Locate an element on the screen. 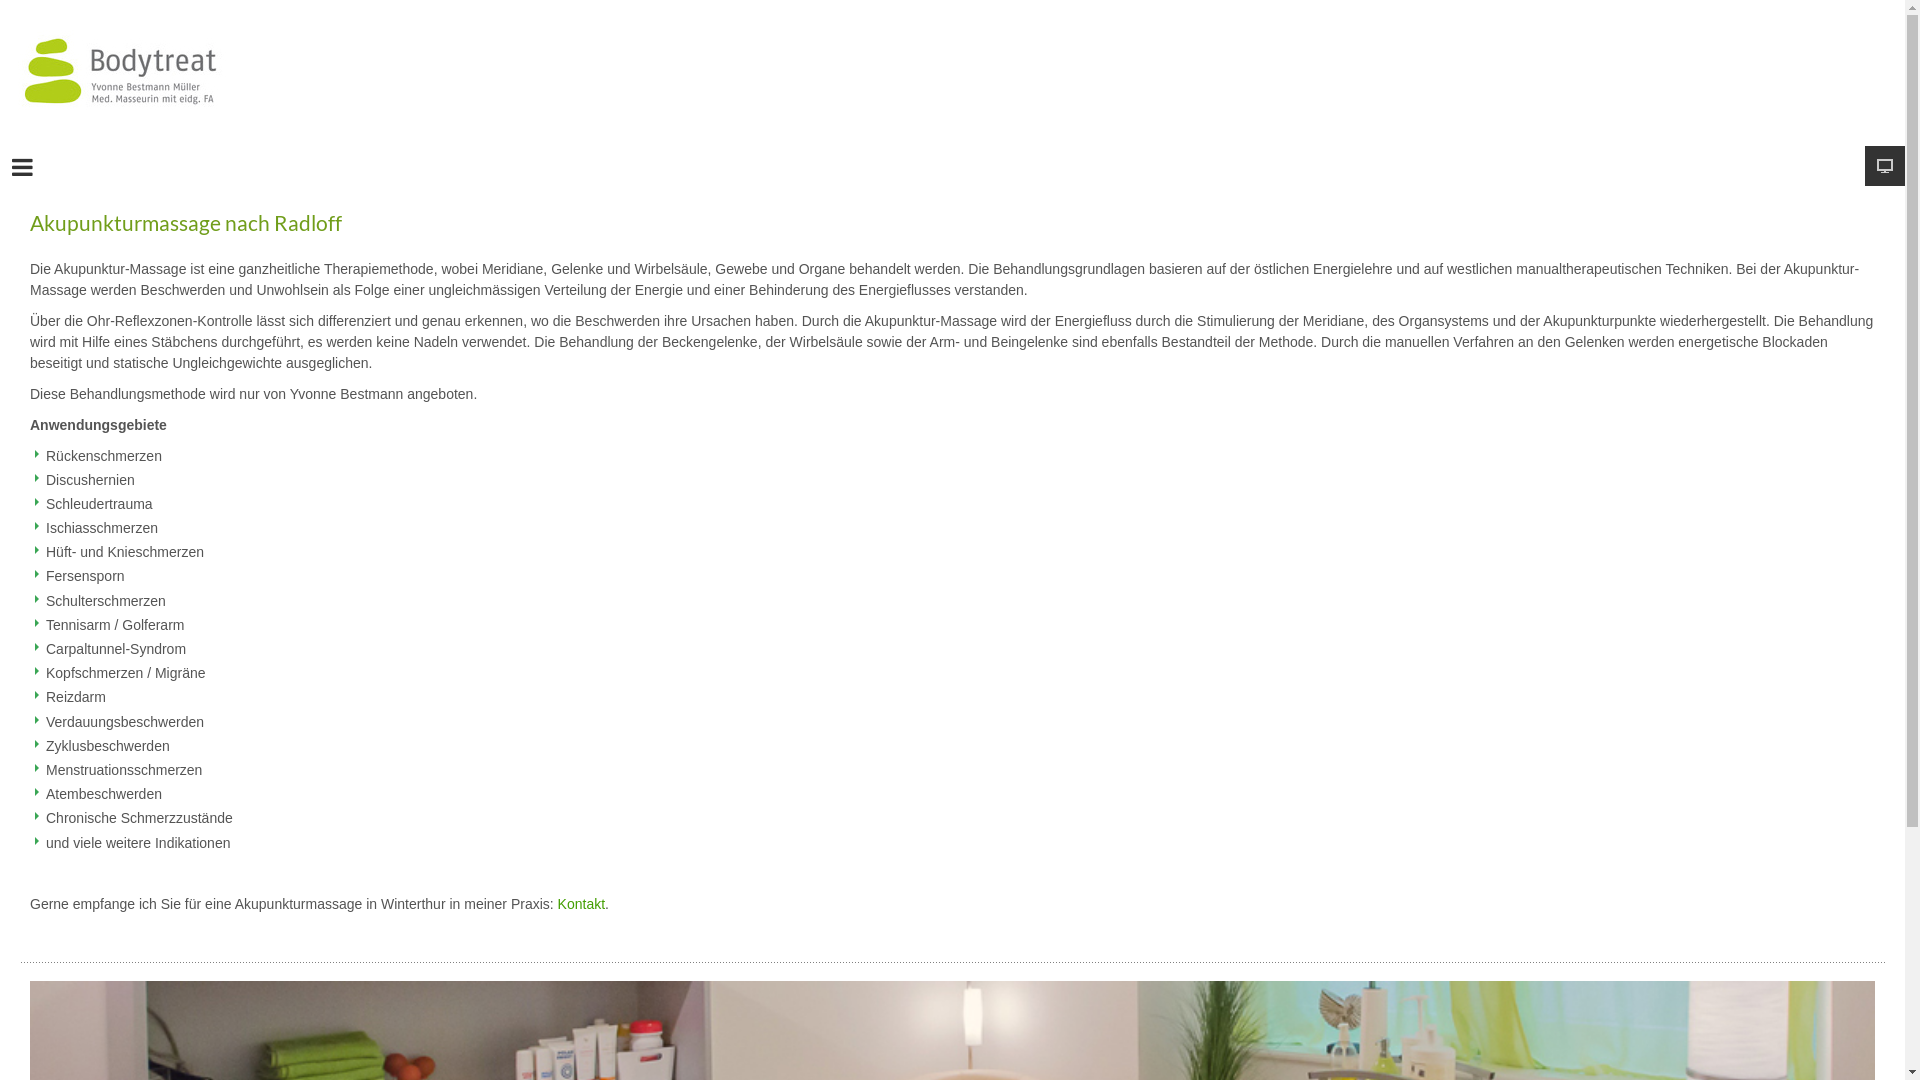 This screenshot has width=1920, height=1080. 'Kontakt' is located at coordinates (580, 903).